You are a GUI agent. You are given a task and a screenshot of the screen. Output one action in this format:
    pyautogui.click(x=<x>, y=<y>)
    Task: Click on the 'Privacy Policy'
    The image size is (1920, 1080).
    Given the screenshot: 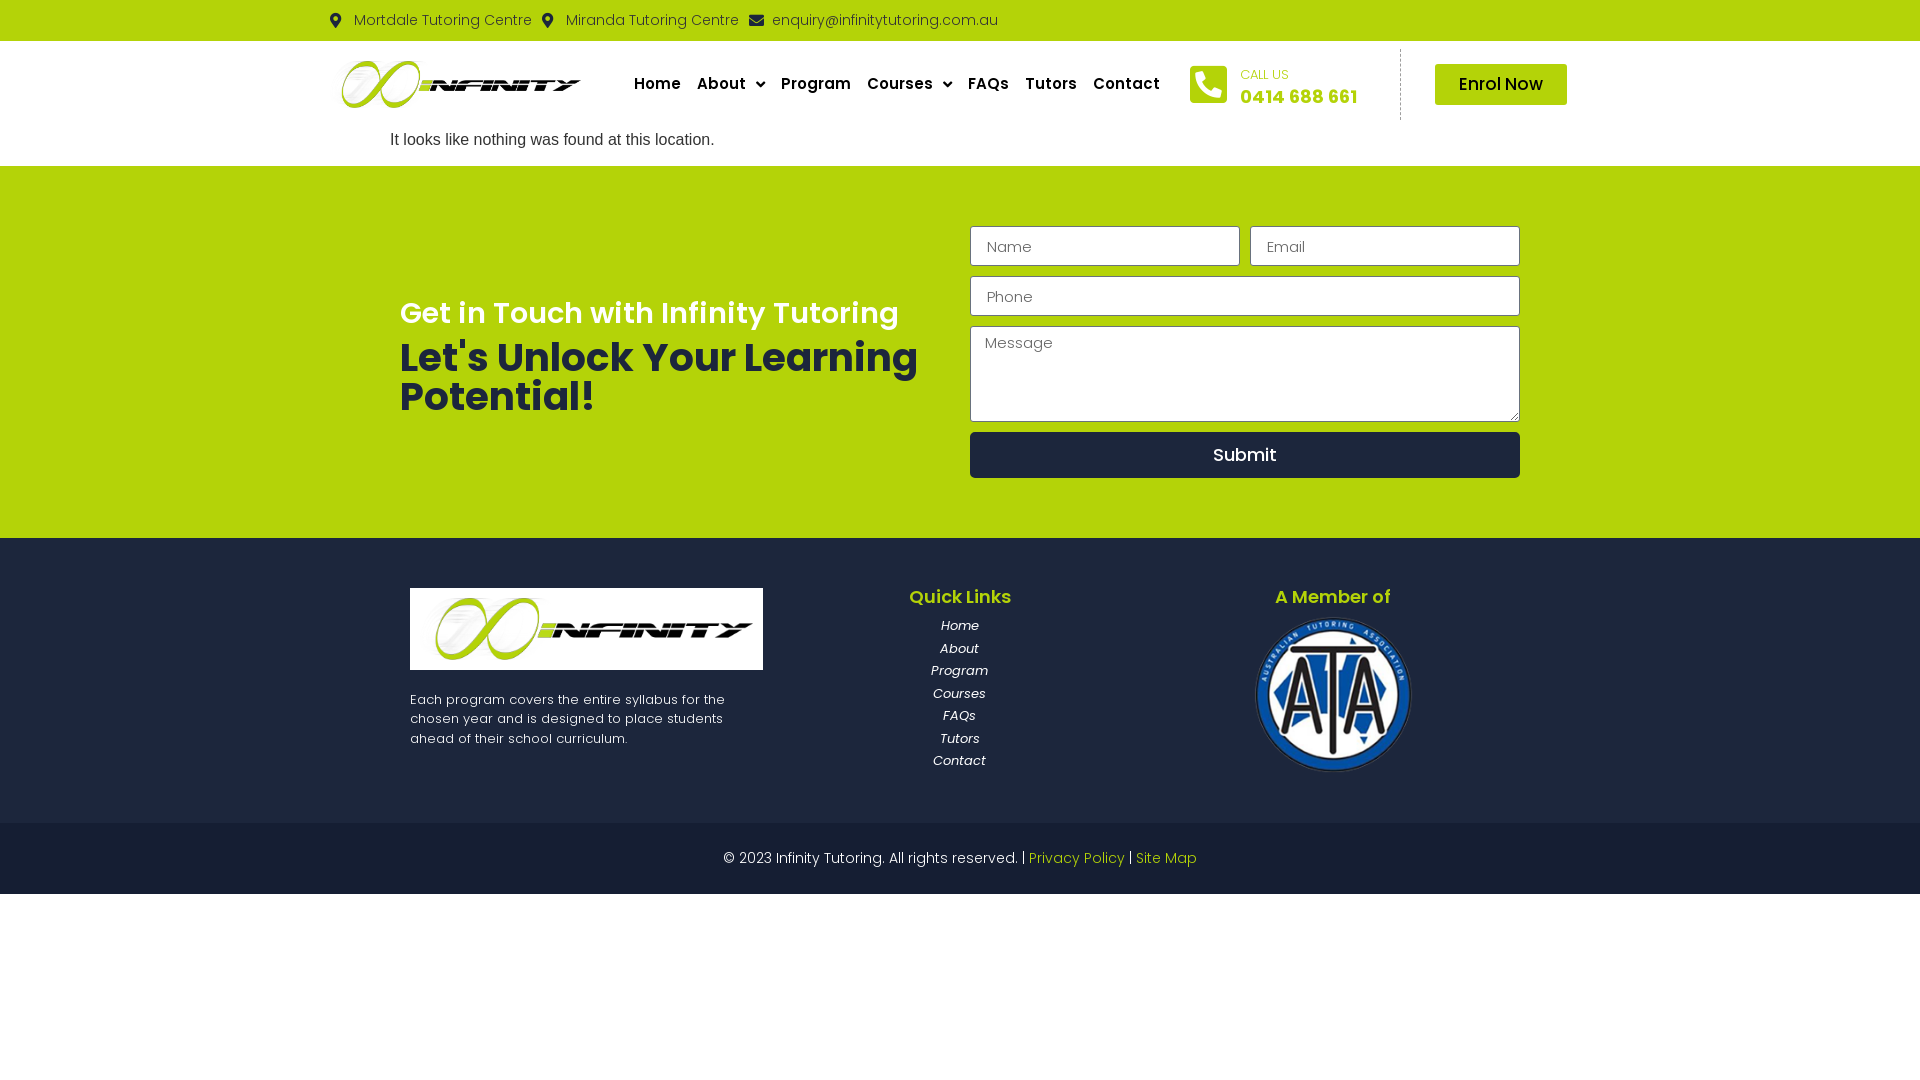 What is the action you would take?
    pyautogui.click(x=1075, y=856)
    